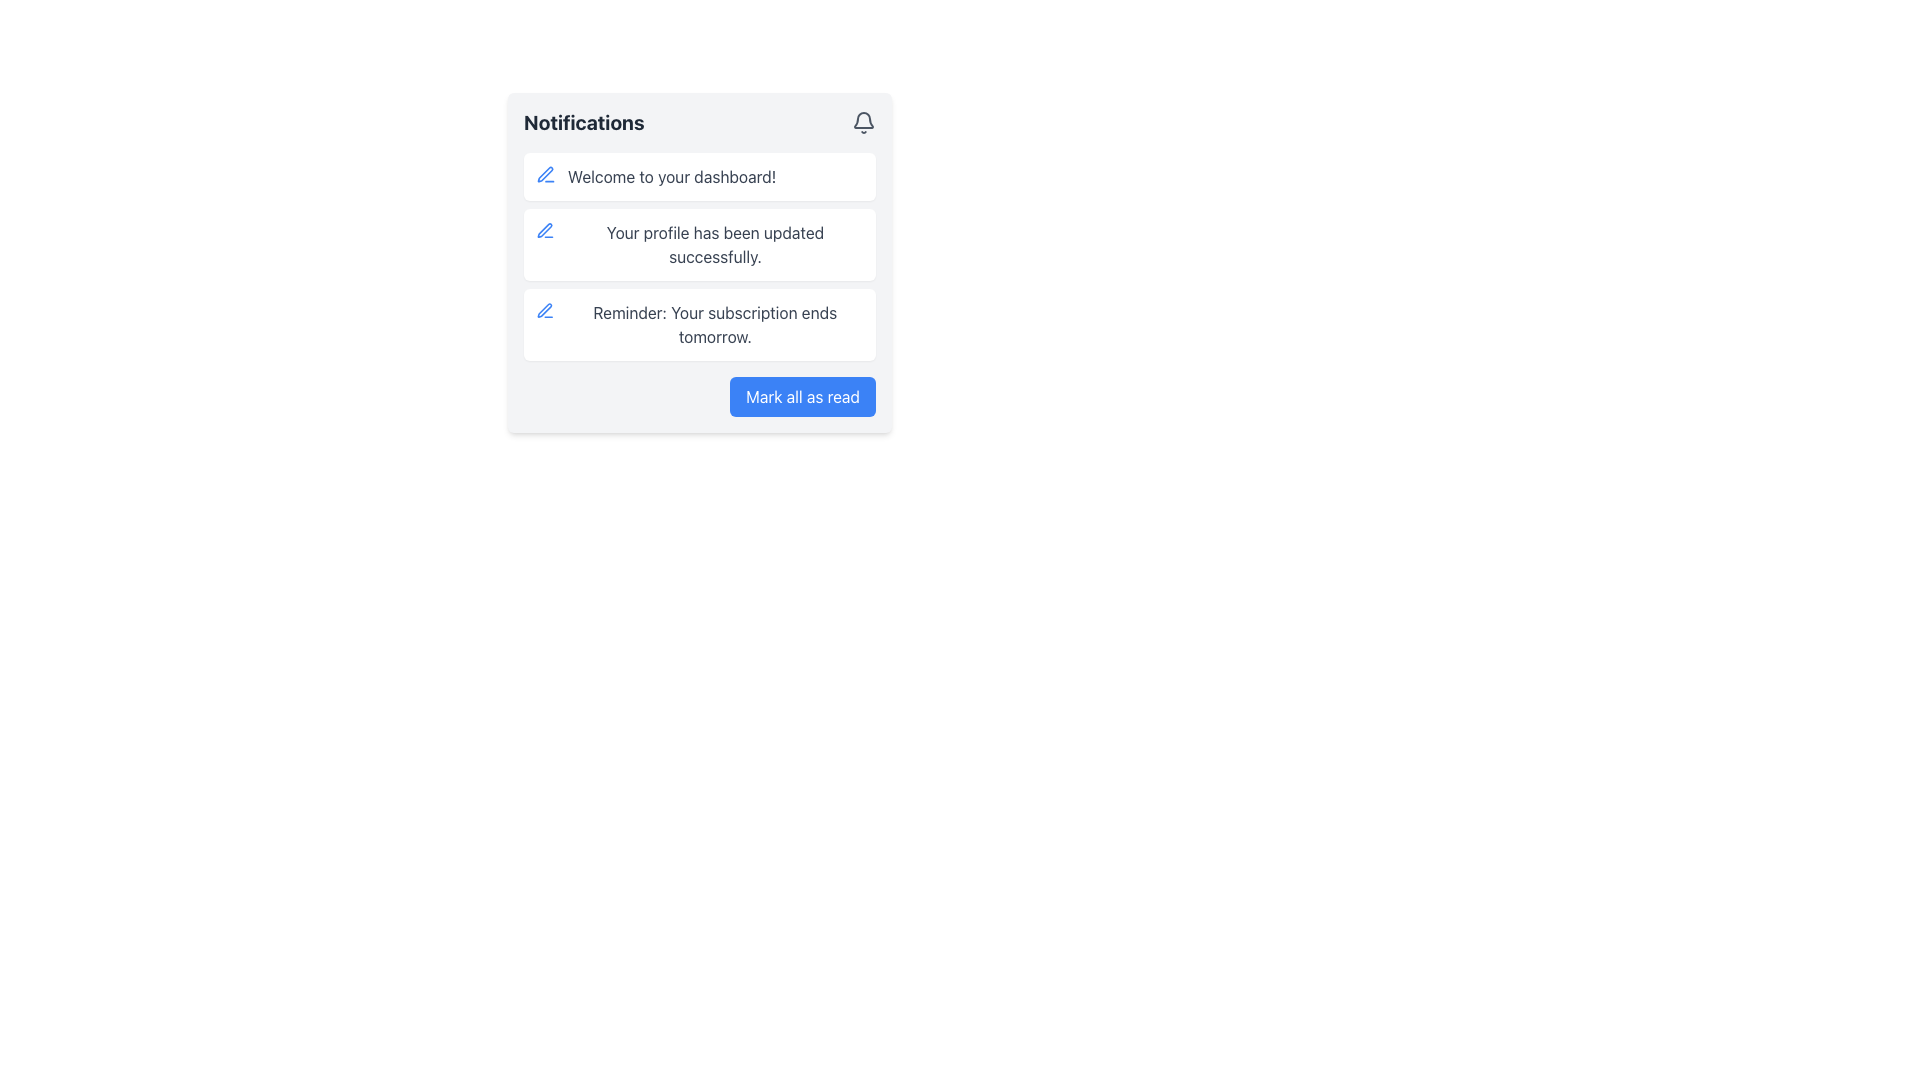 This screenshot has height=1080, width=1920. Describe the element at coordinates (700, 261) in the screenshot. I see `notification text by clicking on the second notification entry in the notifications panel, which features a blue pen icon and descriptive text` at that location.